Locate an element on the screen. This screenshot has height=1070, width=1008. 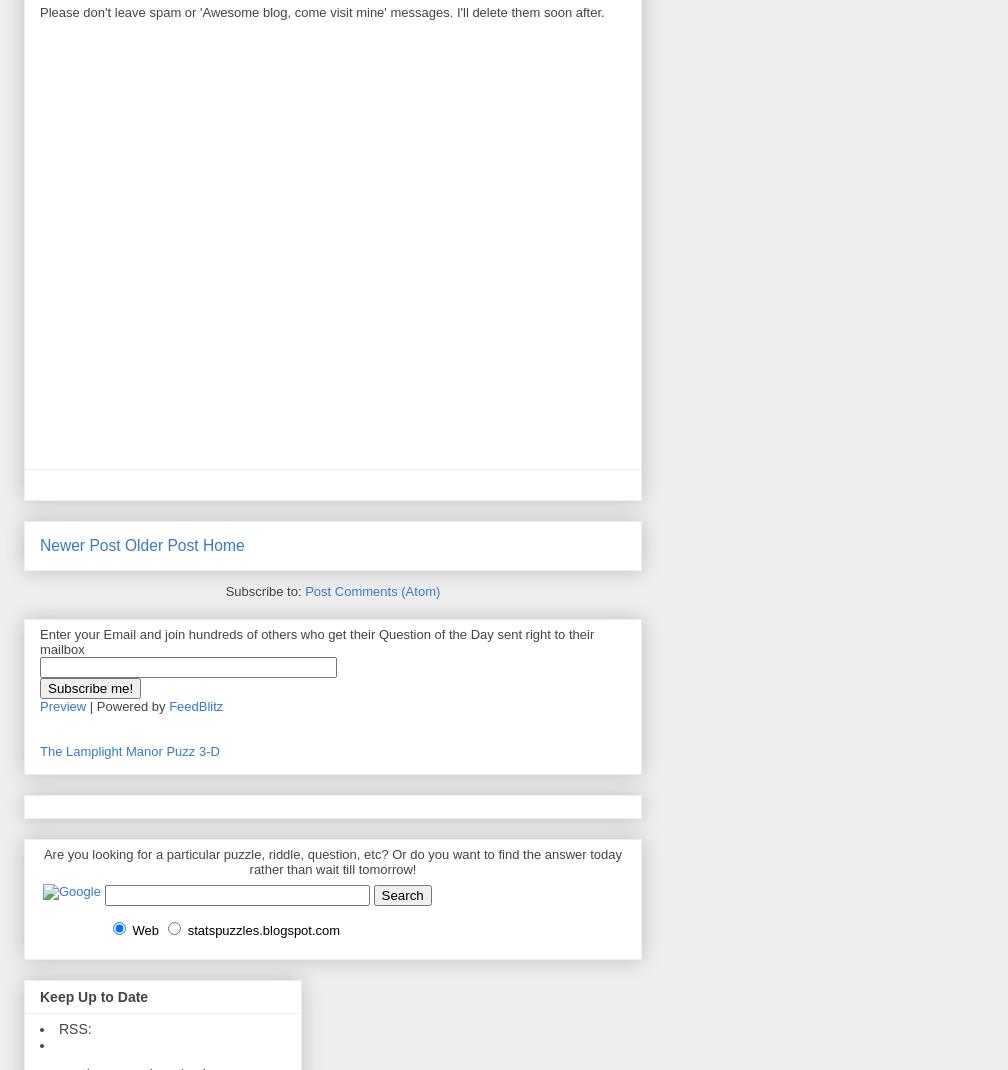
'Web' is located at coordinates (145, 928).